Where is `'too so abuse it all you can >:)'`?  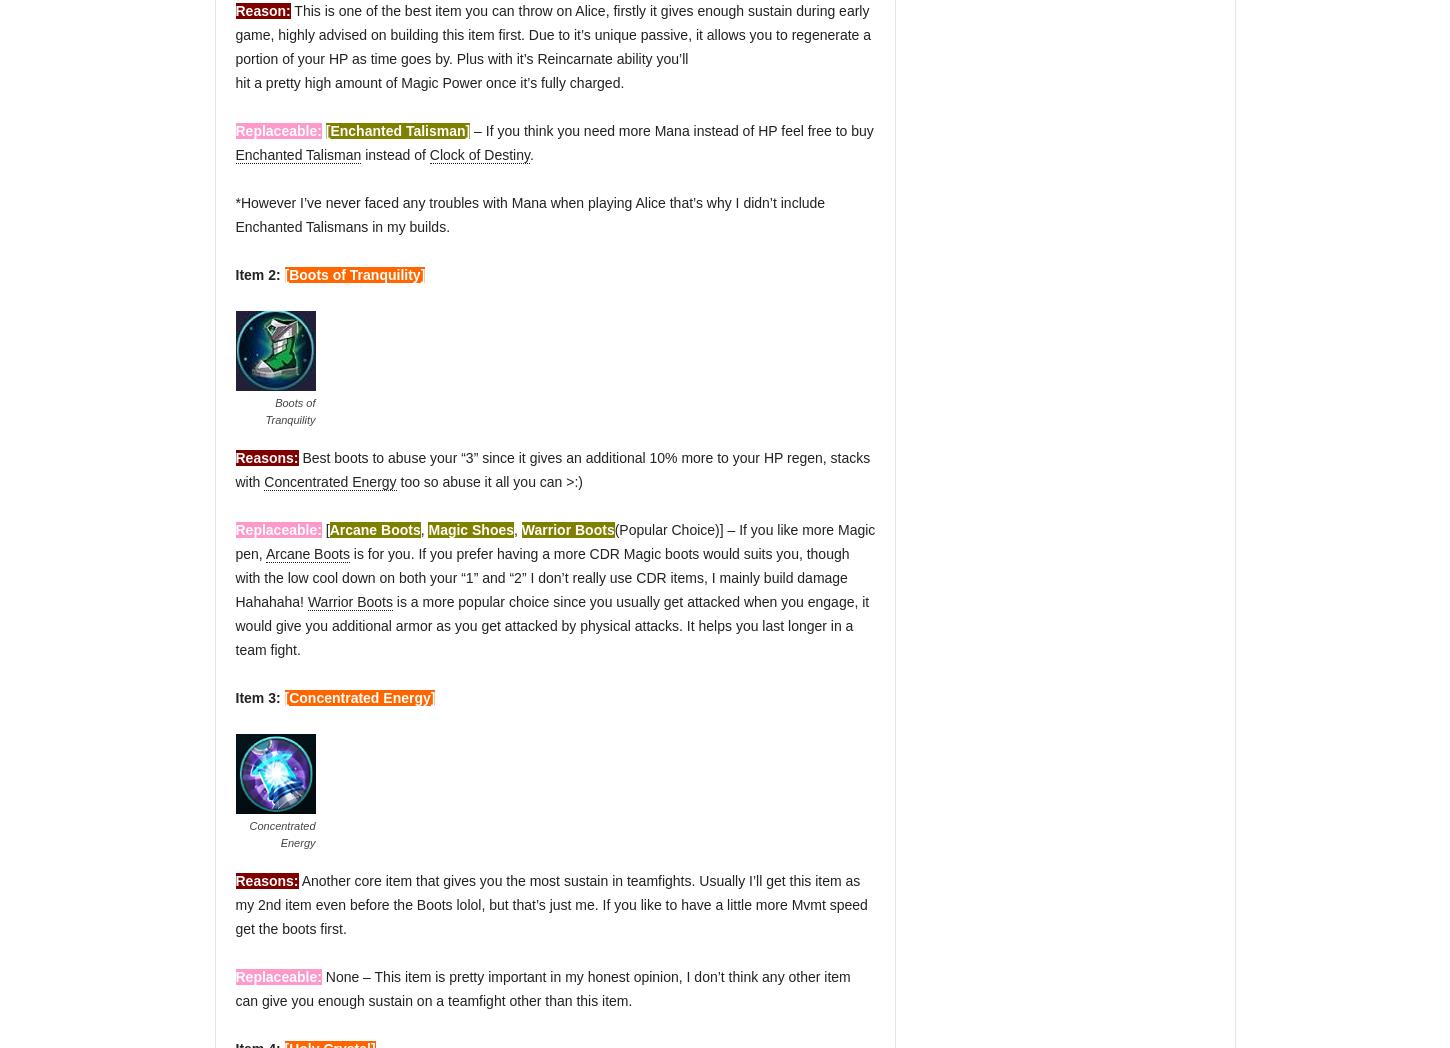 'too so abuse it all you can >:)' is located at coordinates (489, 481).